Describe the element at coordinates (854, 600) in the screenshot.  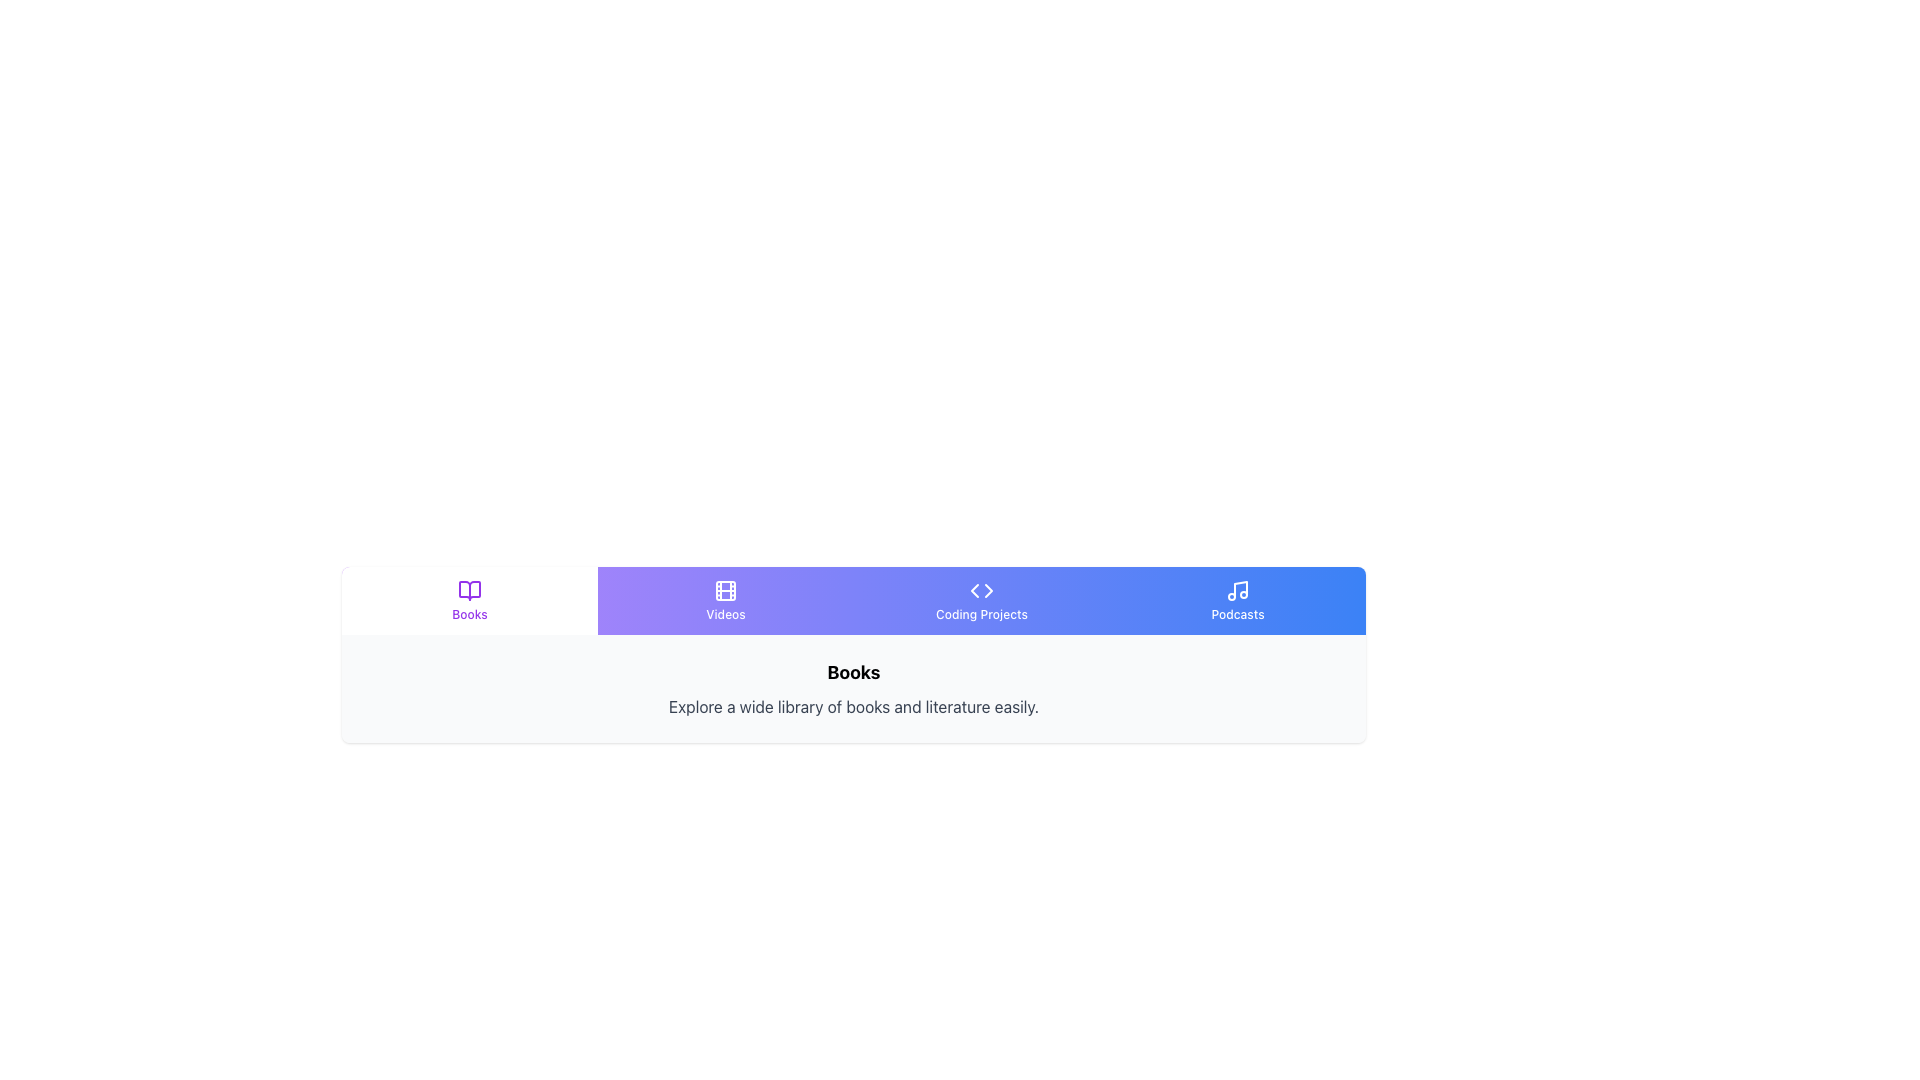
I see `the 'Books' section of the Navigation bar, which is a horizontal bar with a gradient background containing four sections labeled 'Books,' 'Videos,' 'Coding Projects,' and 'Podcasts.'` at that location.